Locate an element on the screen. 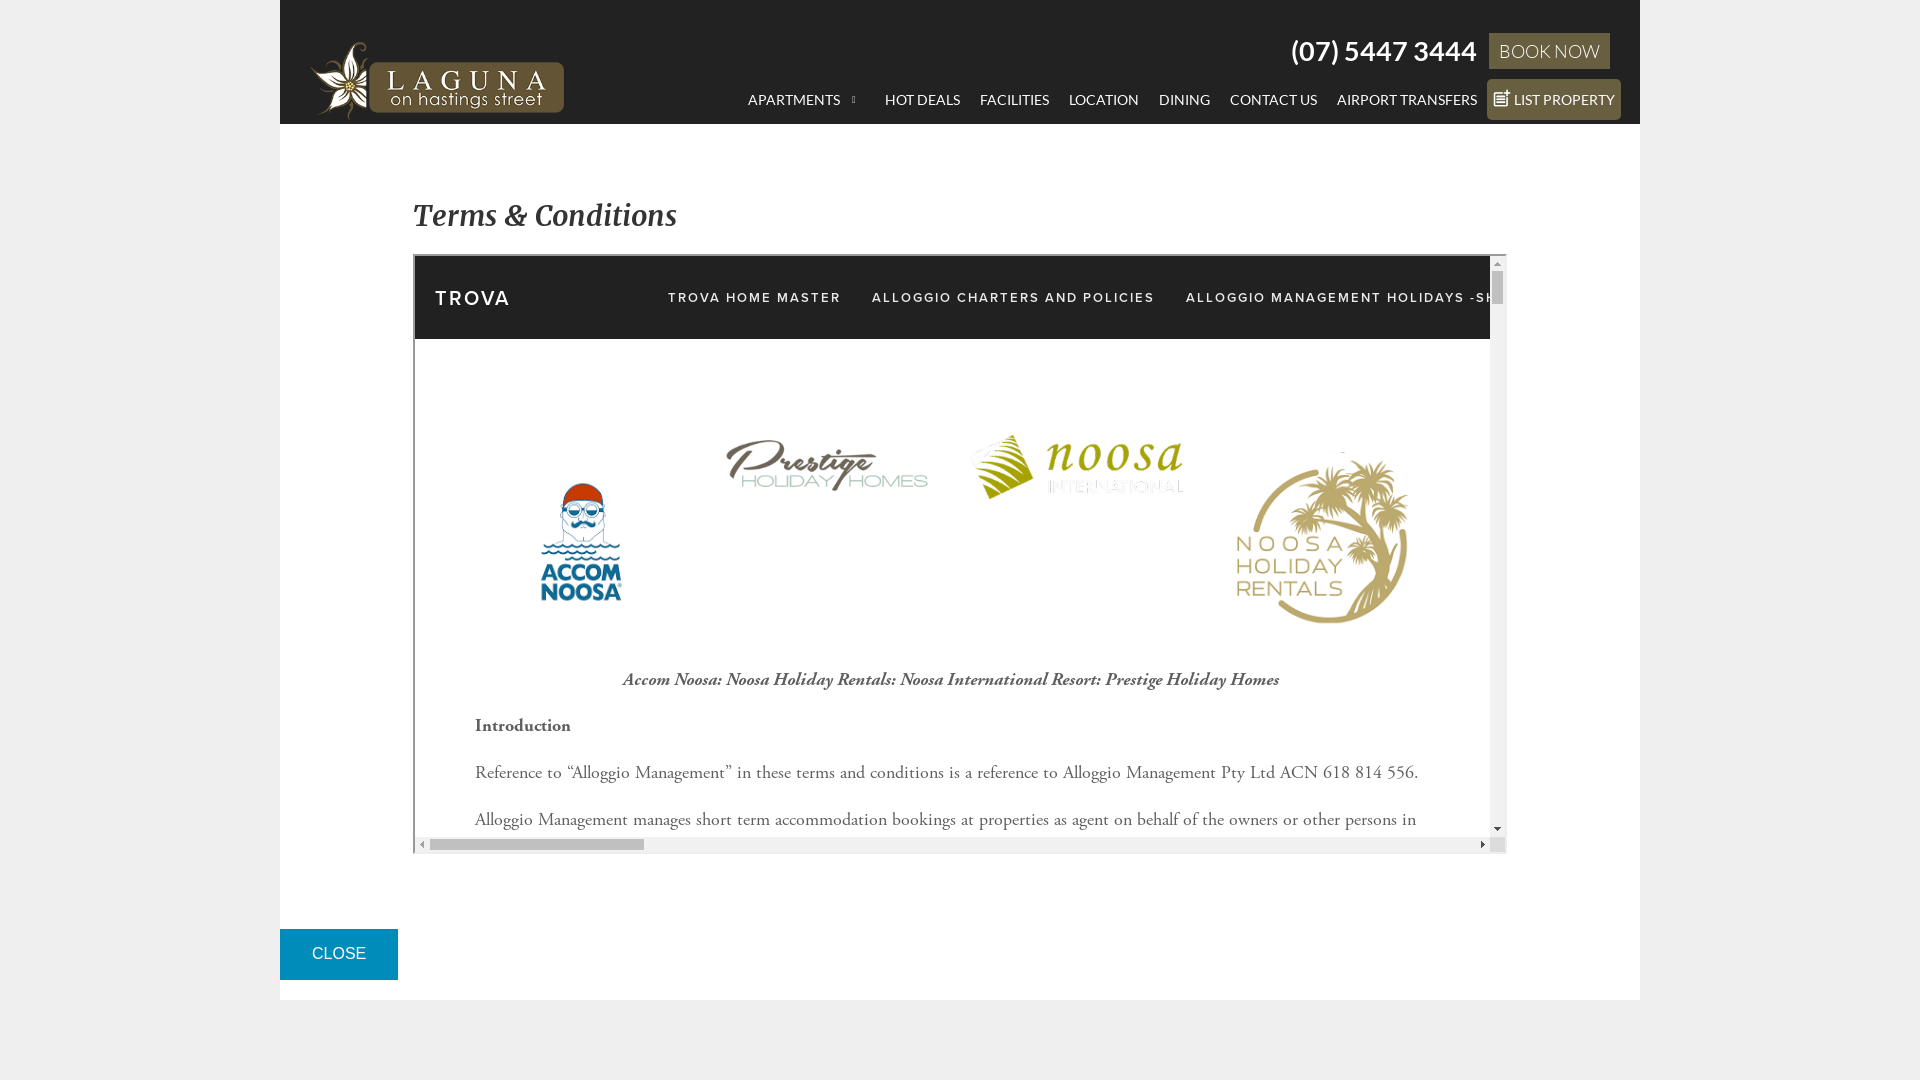 This screenshot has width=1920, height=1080. 'LIST PROPERTY' is located at coordinates (1553, 99).